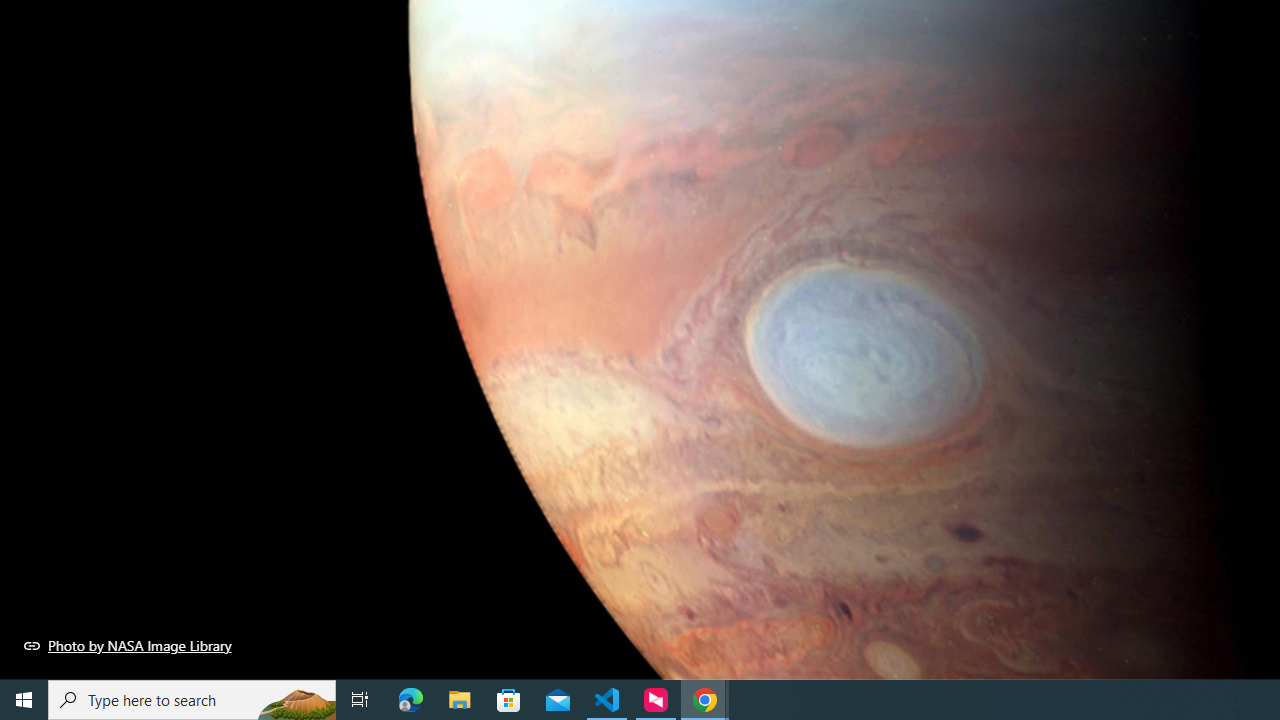  I want to click on 'Microsoft Edge', so click(410, 698).